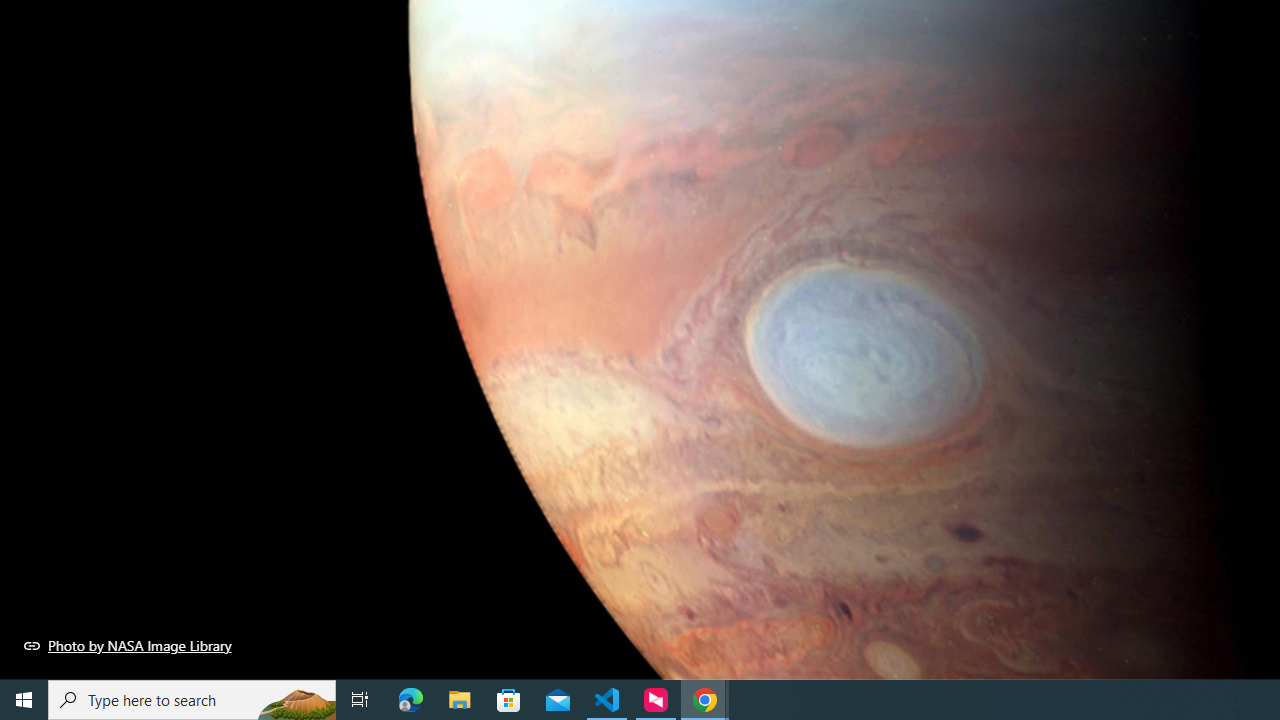  I want to click on 'Microsoft Edge', so click(410, 698).